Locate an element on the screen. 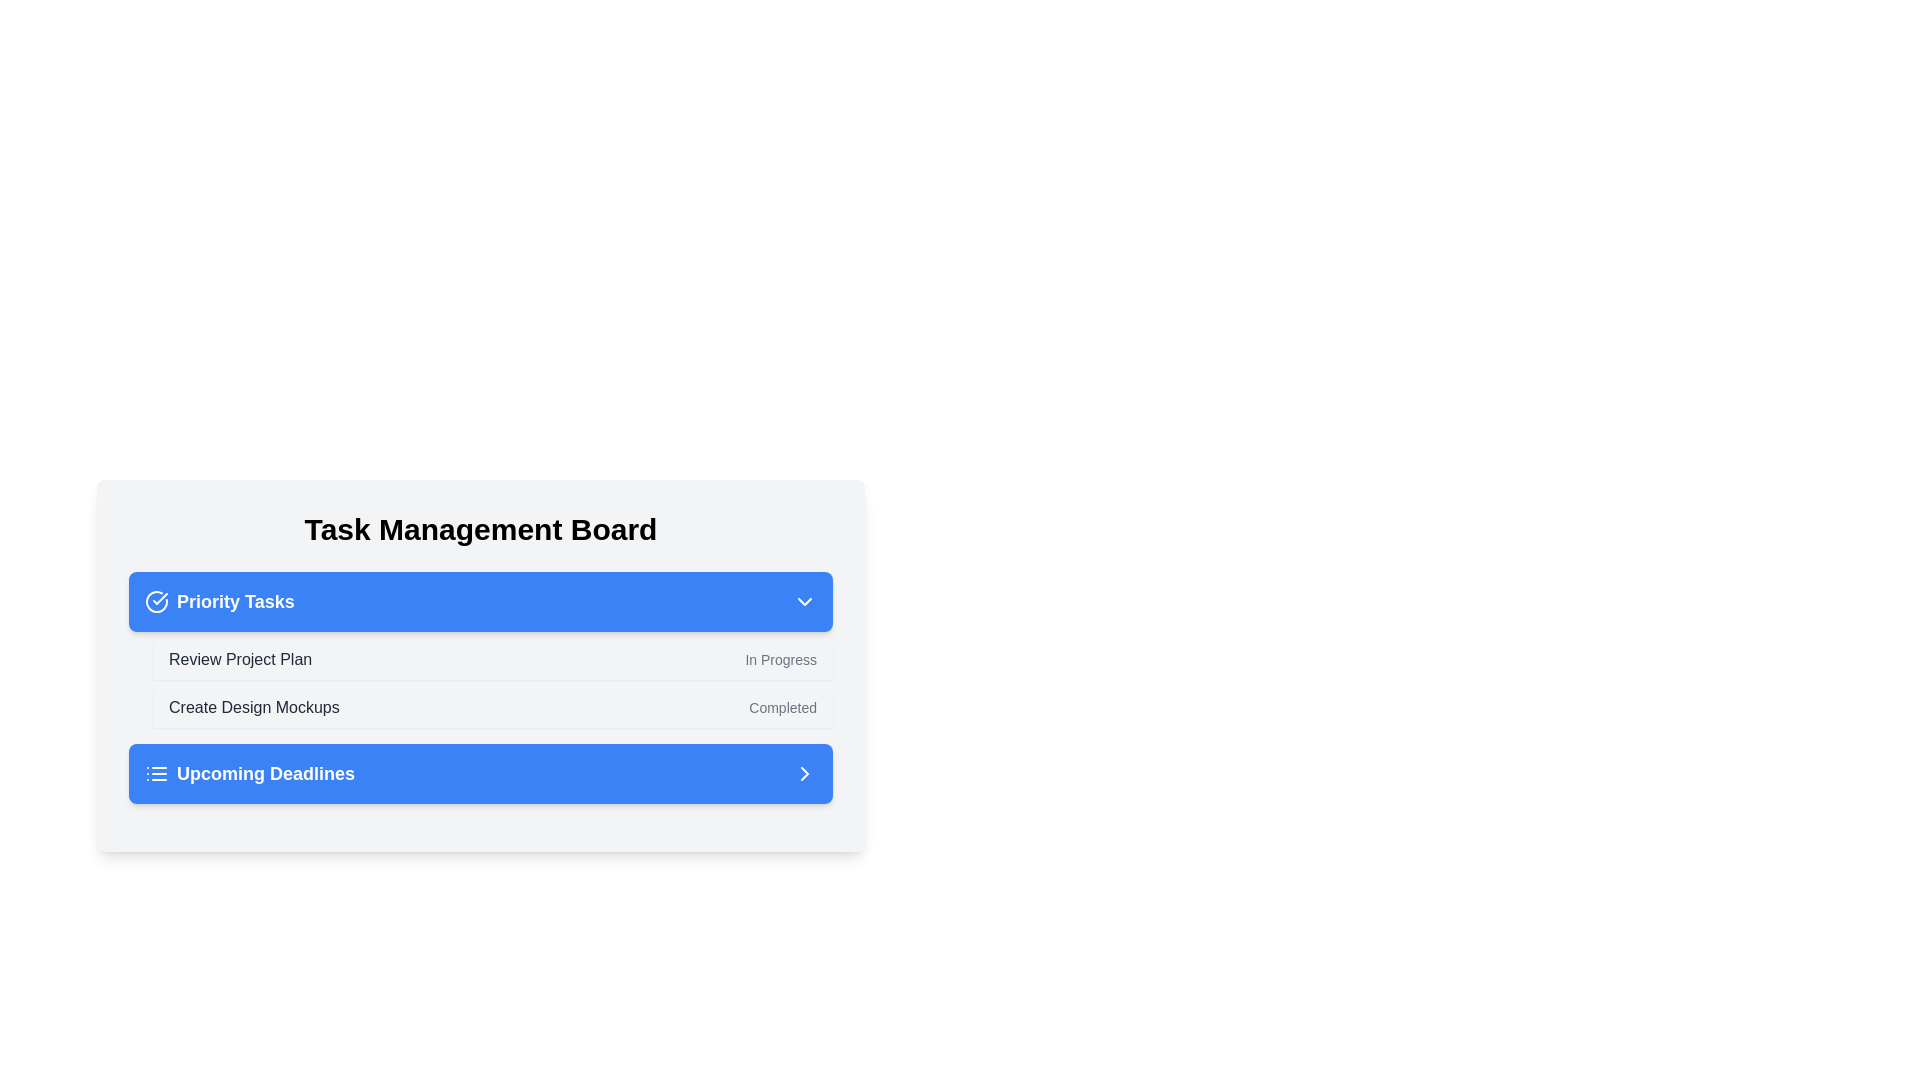 Image resolution: width=1920 pixels, height=1080 pixels. the text label that displays the descriptive title for a task in the 'Priority Tasks' section by moving the mouse to its center point is located at coordinates (240, 659).